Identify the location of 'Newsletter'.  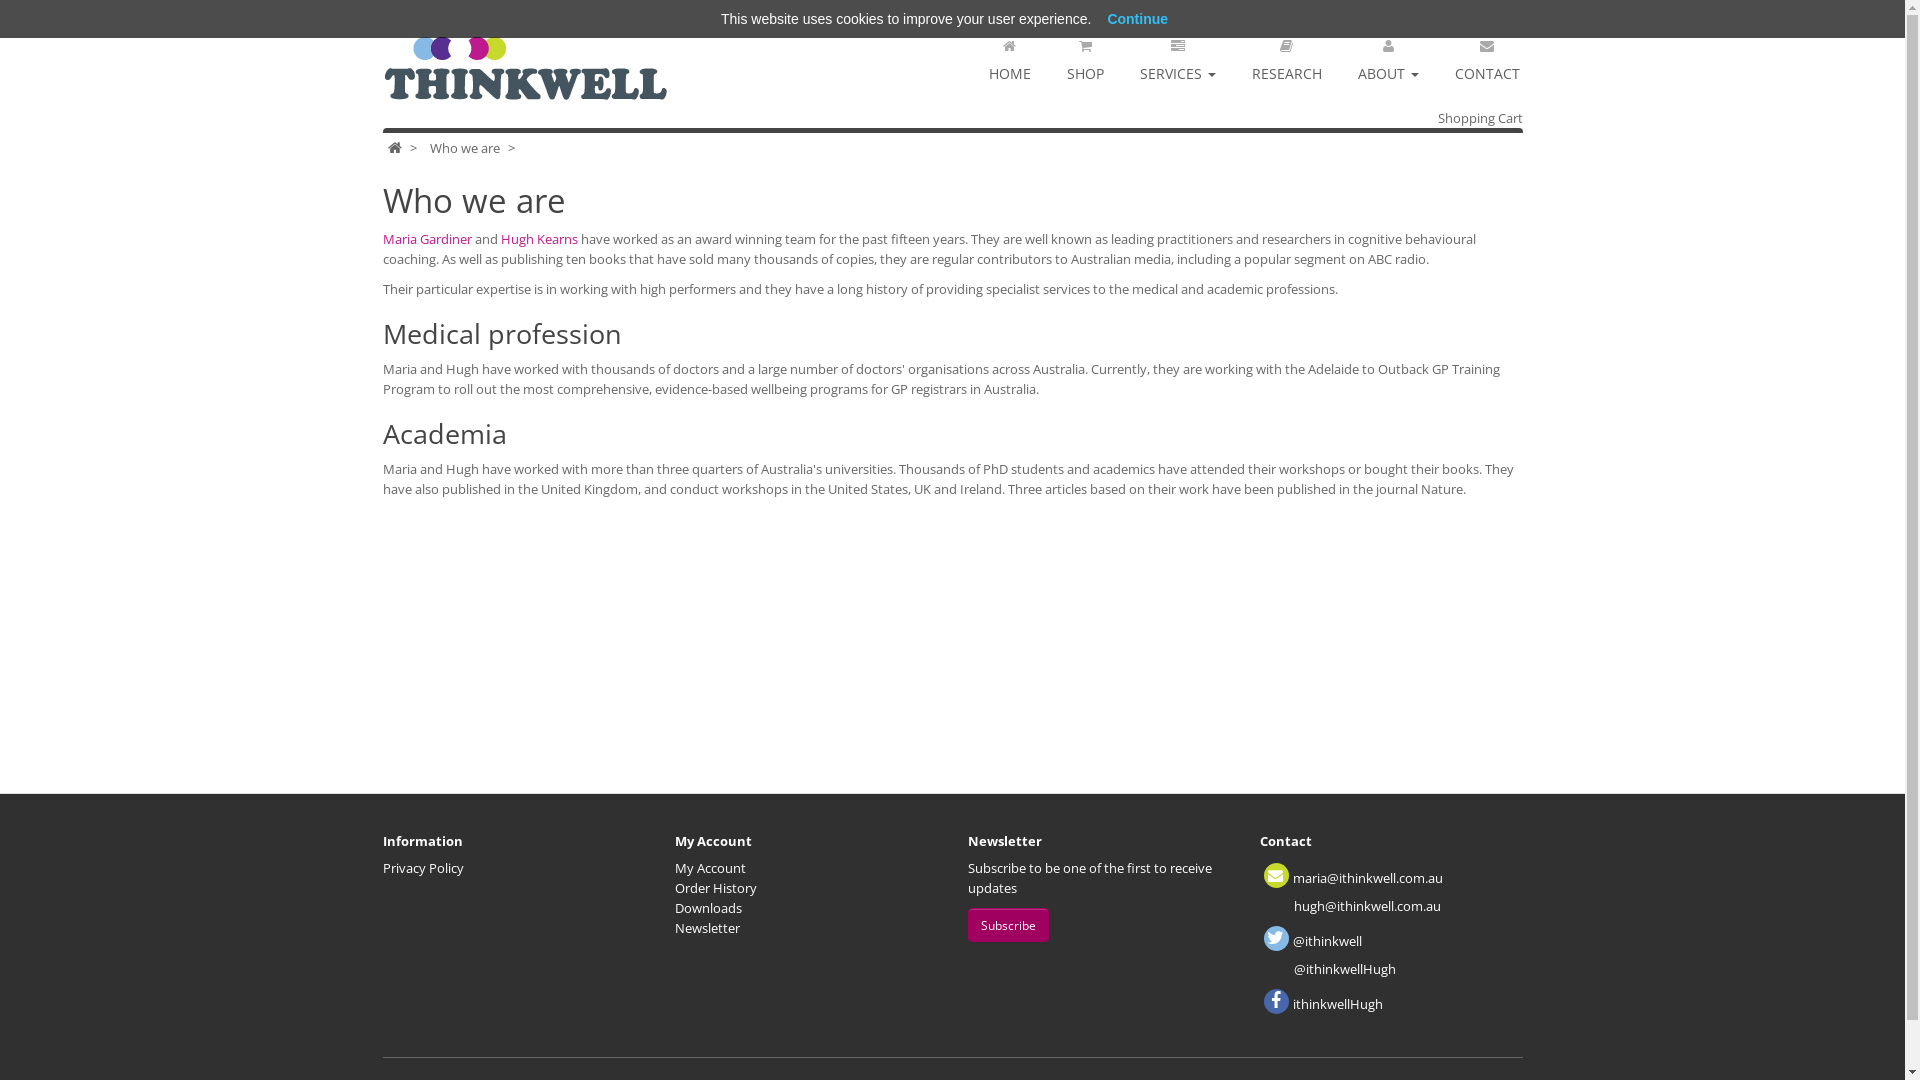
(707, 928).